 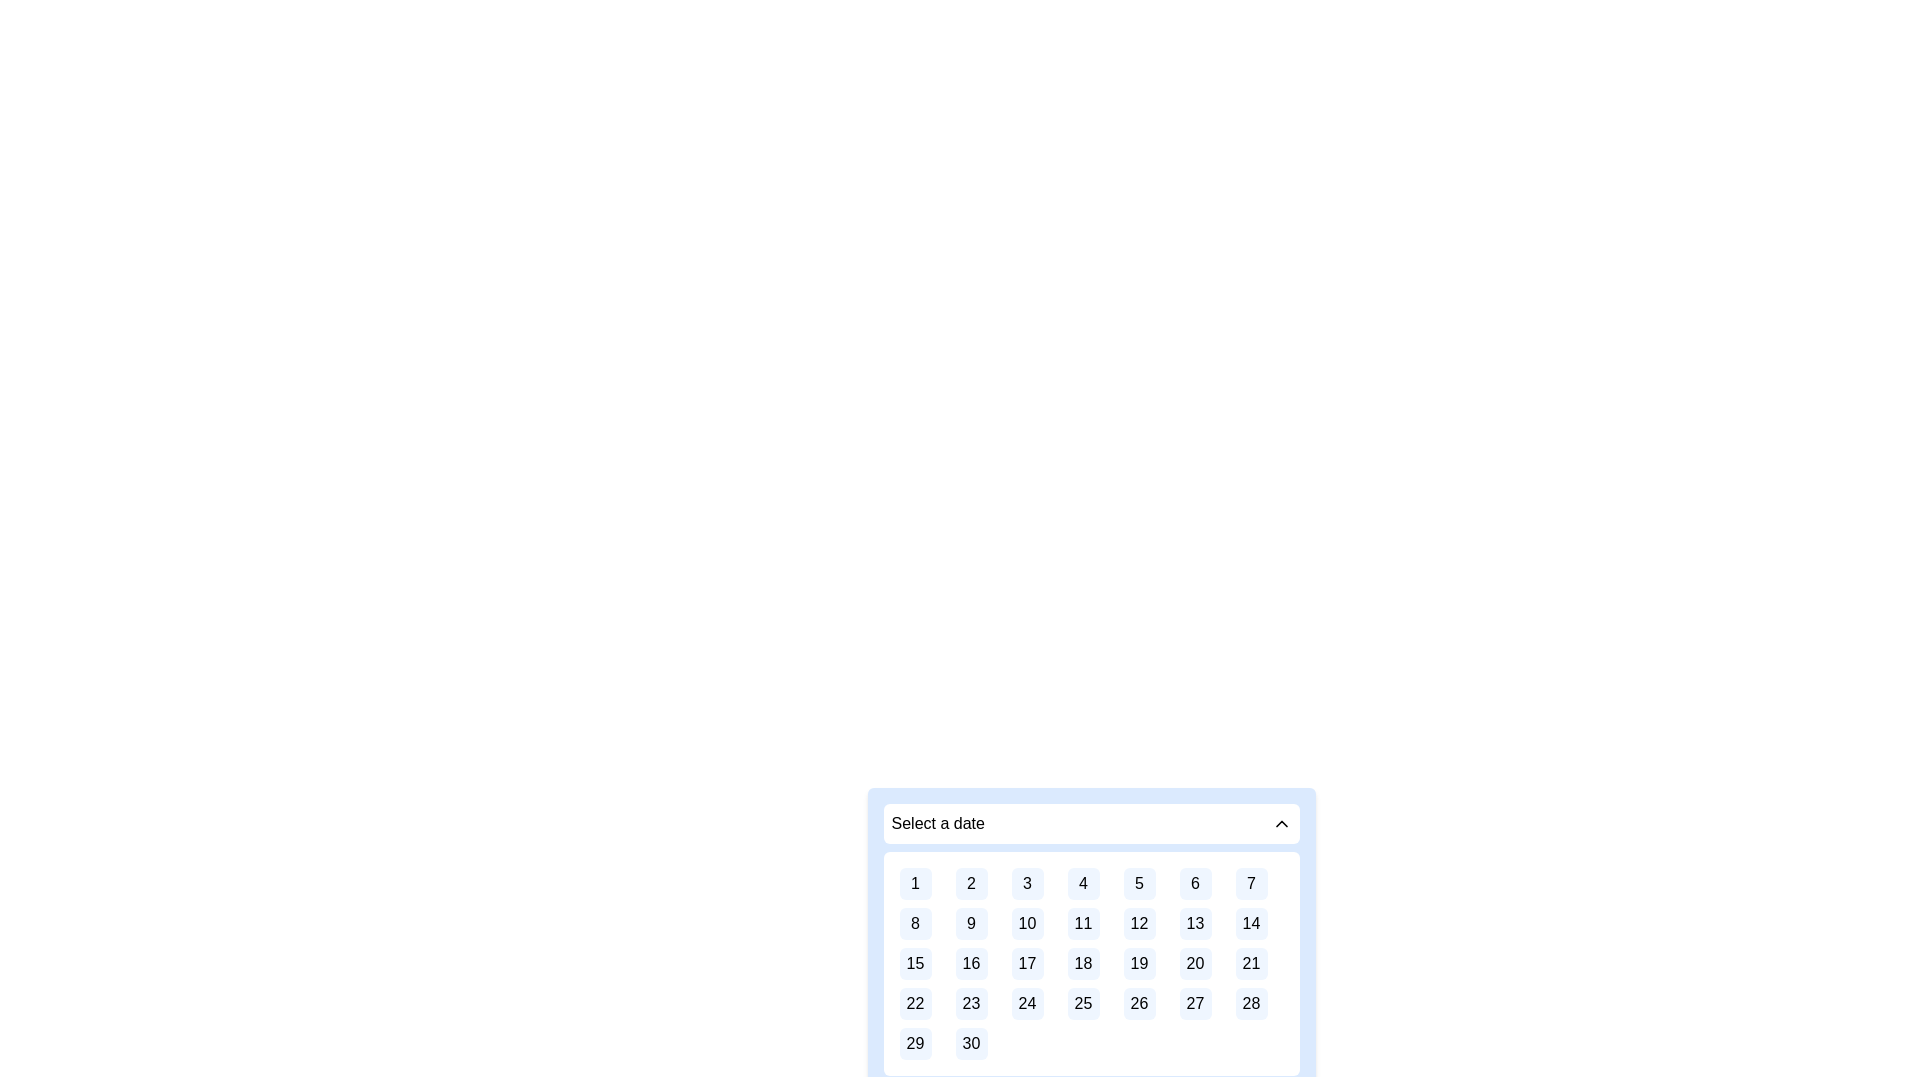 What do you see at coordinates (1195, 963) in the screenshot?
I see `the rounded rectangular button displaying the number '20' in black text against a light blue background` at bounding box center [1195, 963].